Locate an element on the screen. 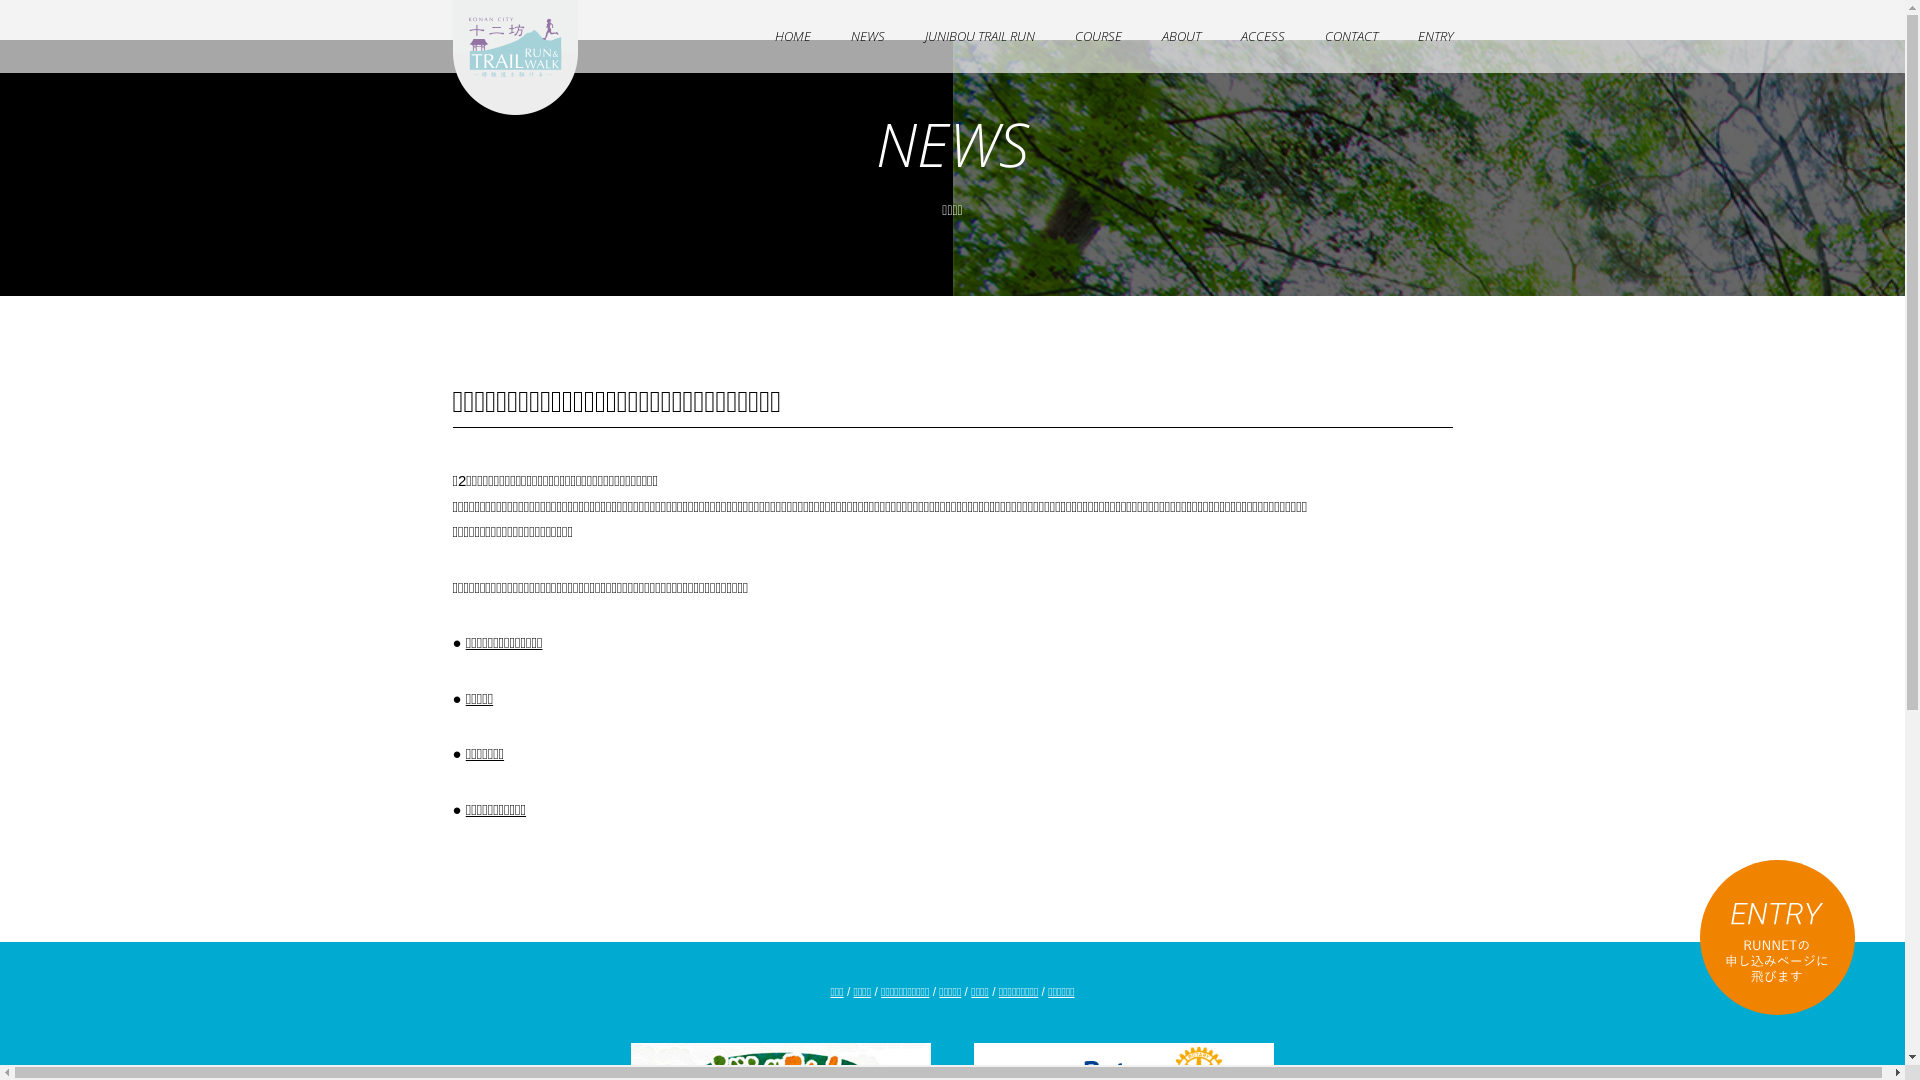 The width and height of the screenshot is (1920, 1080). 'JUNIBOU TRAIL RUN' is located at coordinates (979, 36).